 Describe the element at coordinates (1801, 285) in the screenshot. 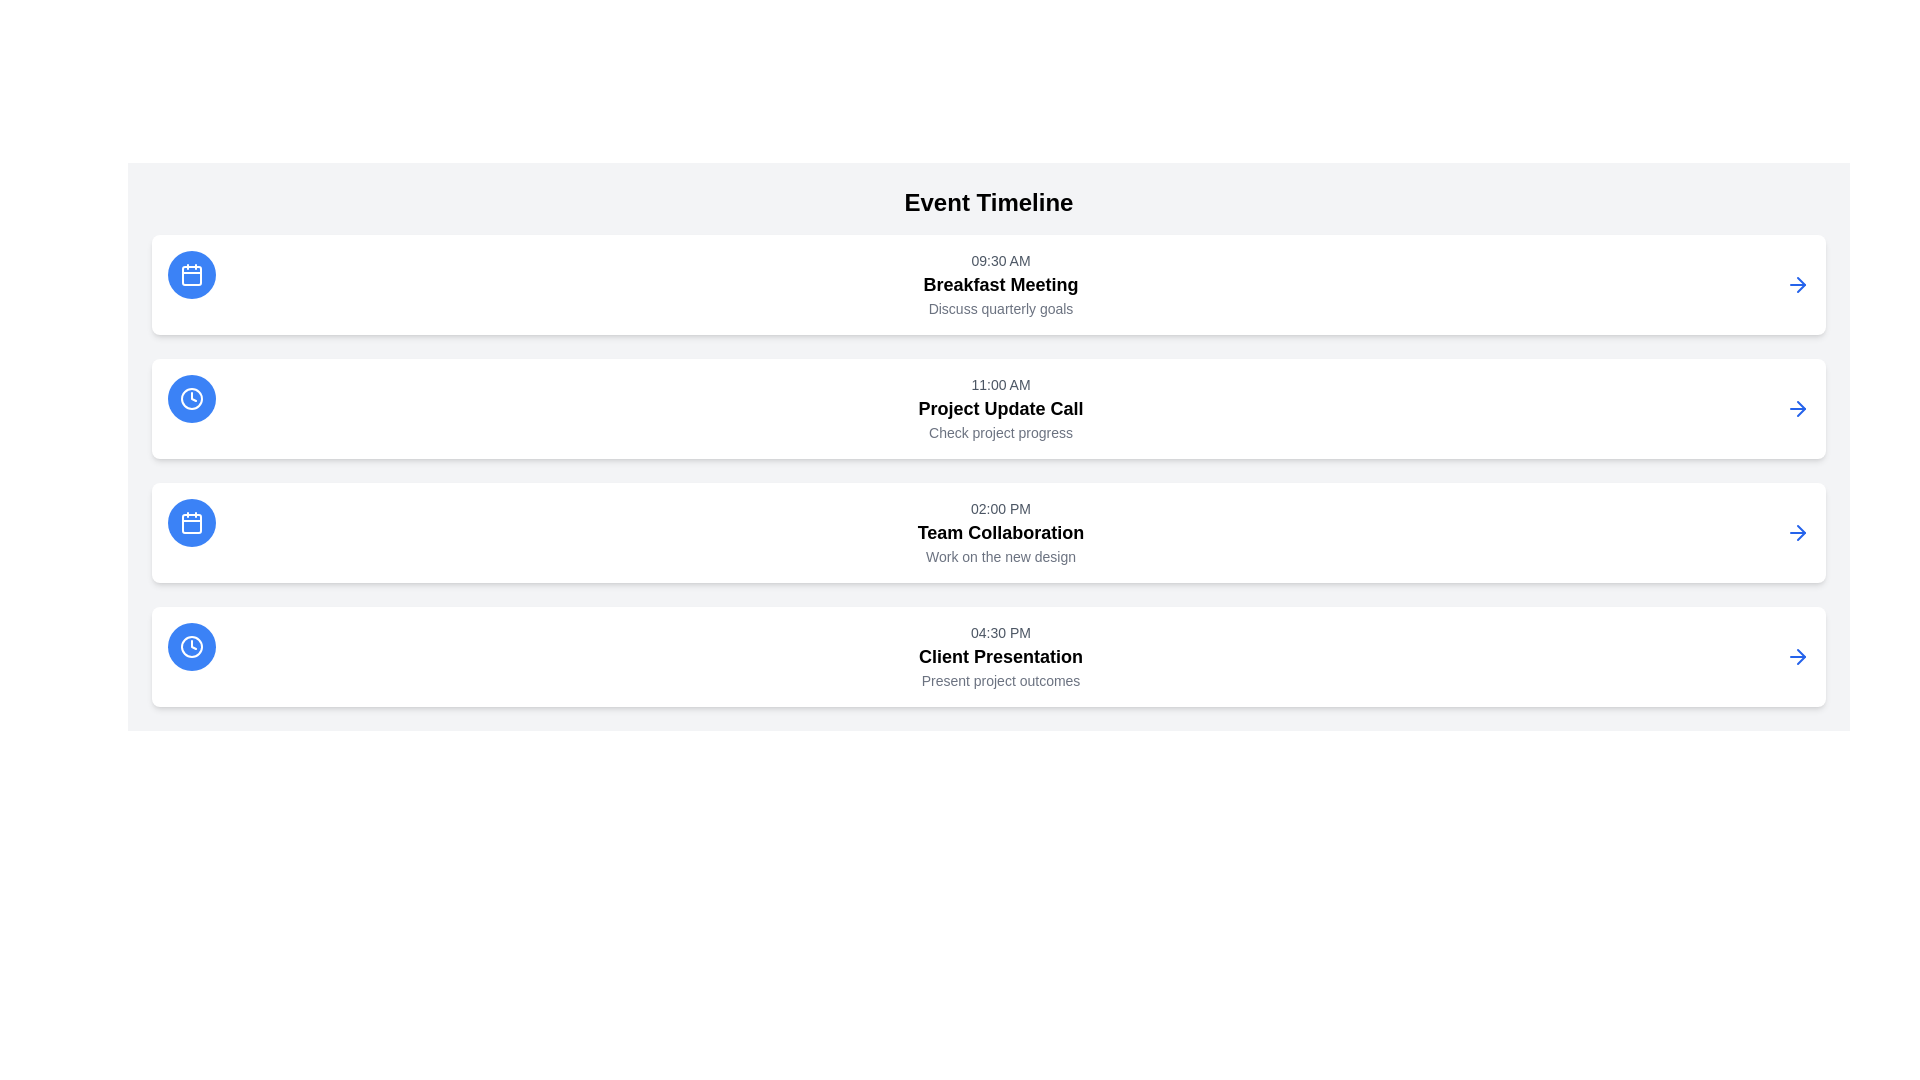

I see `the rightward-pointing arrow icon located at the extreme right of the first row in a vertically stacked list of interactive event items` at that location.